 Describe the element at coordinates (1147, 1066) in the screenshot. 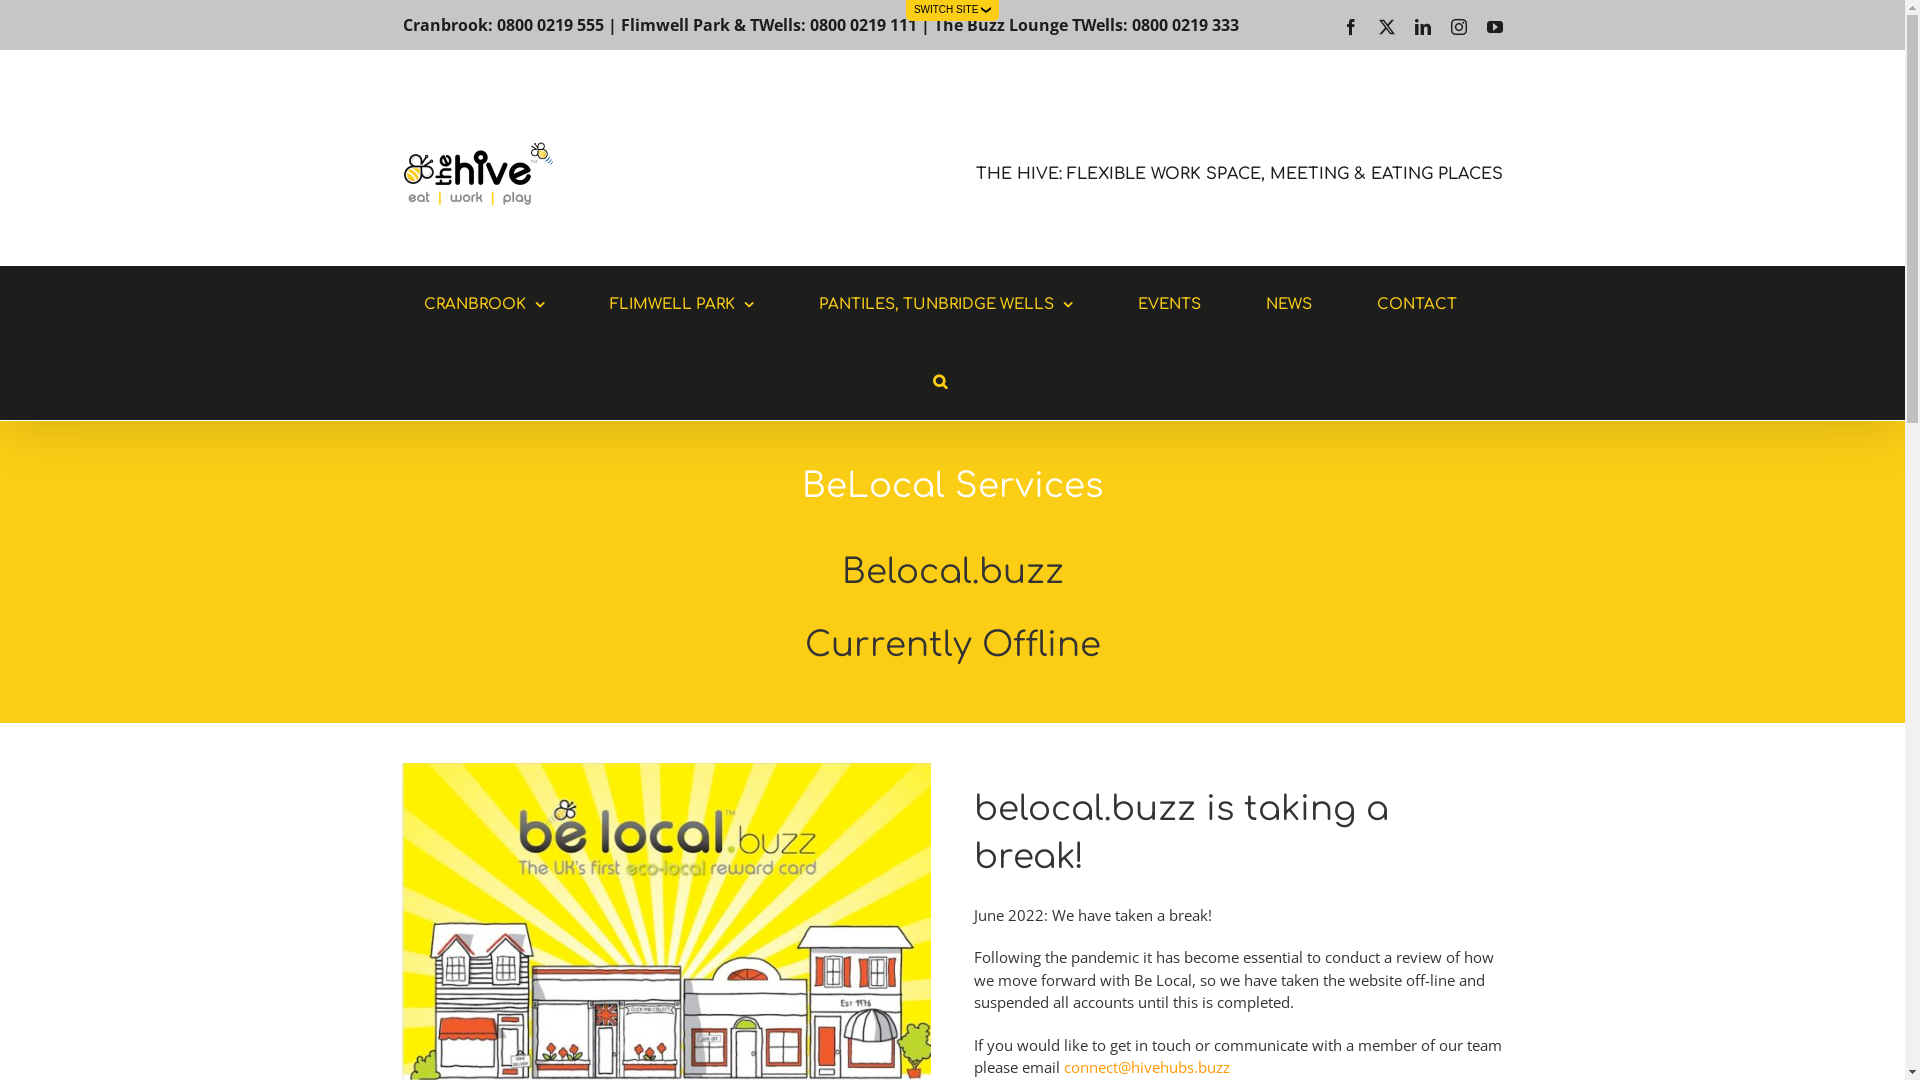

I see `'connect@hivehubs.buzz'` at that location.